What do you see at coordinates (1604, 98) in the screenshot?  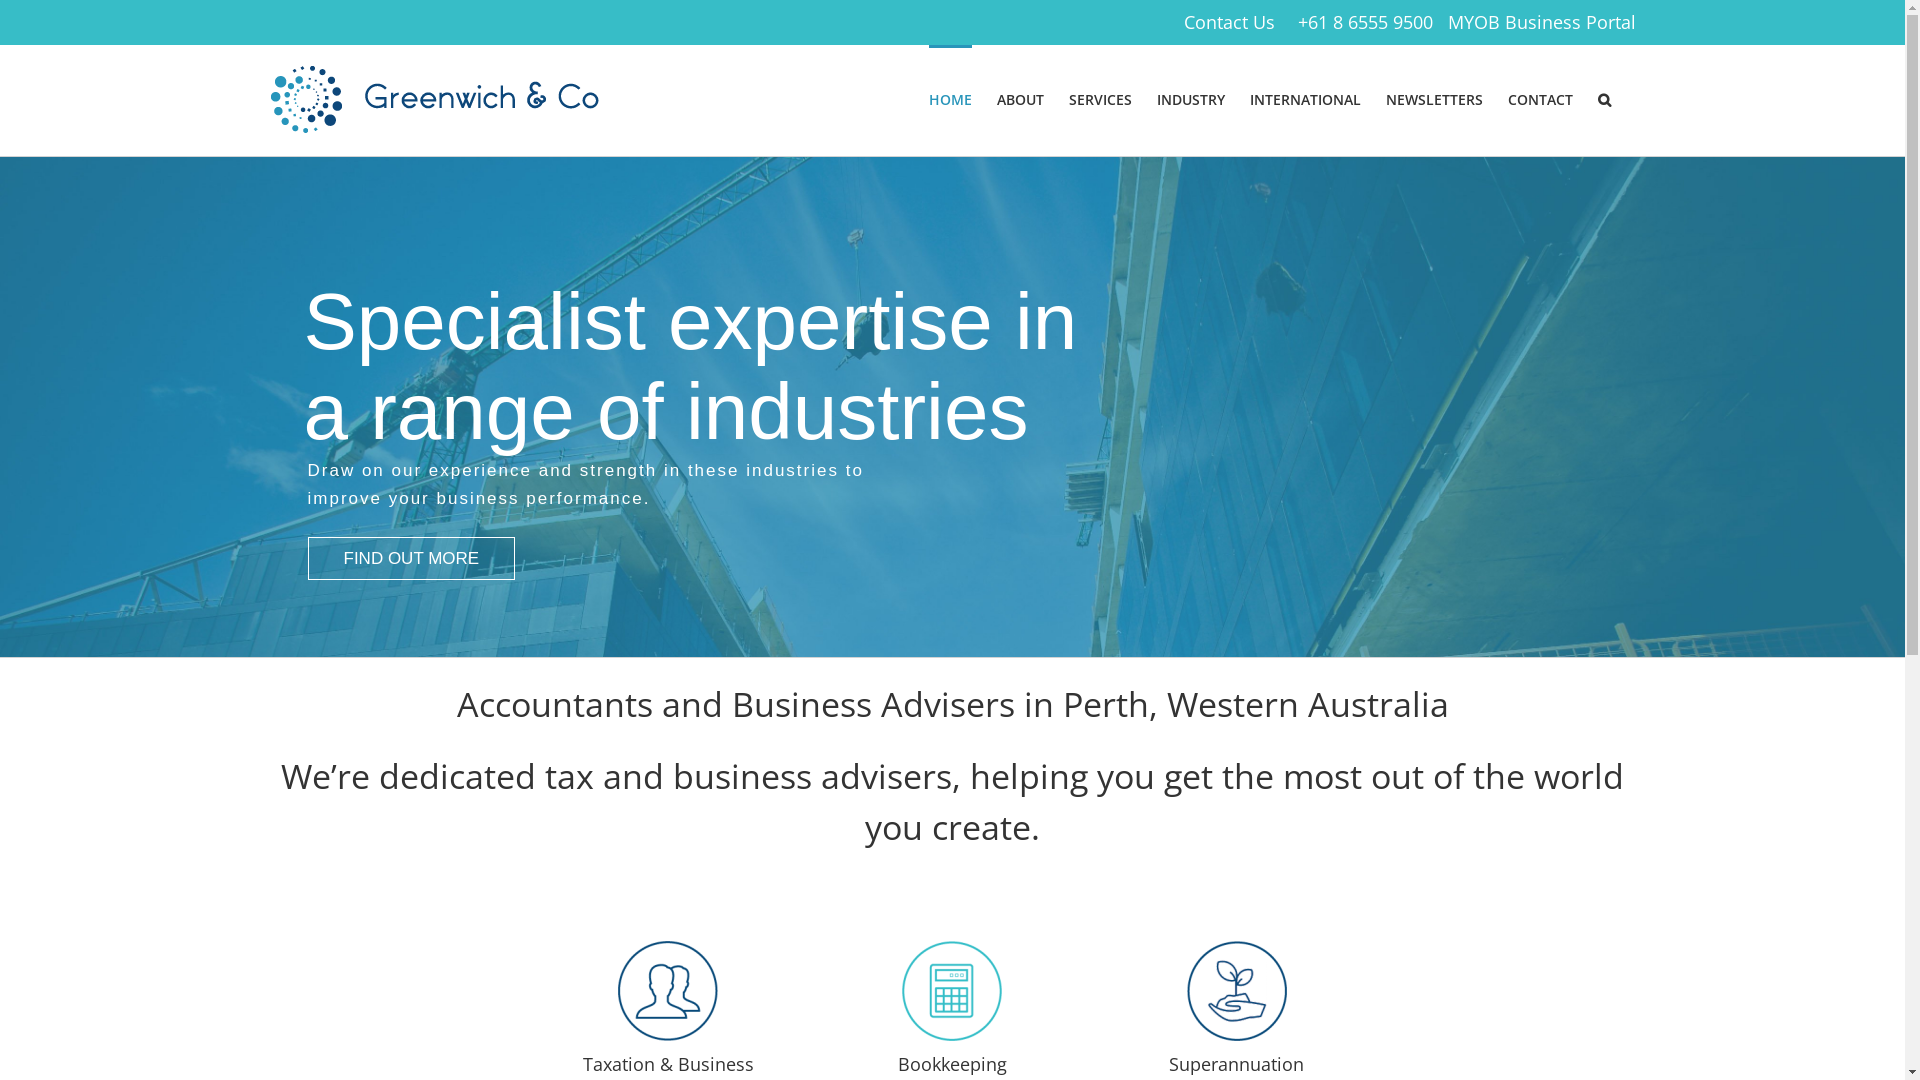 I see `'Search'` at bounding box center [1604, 98].